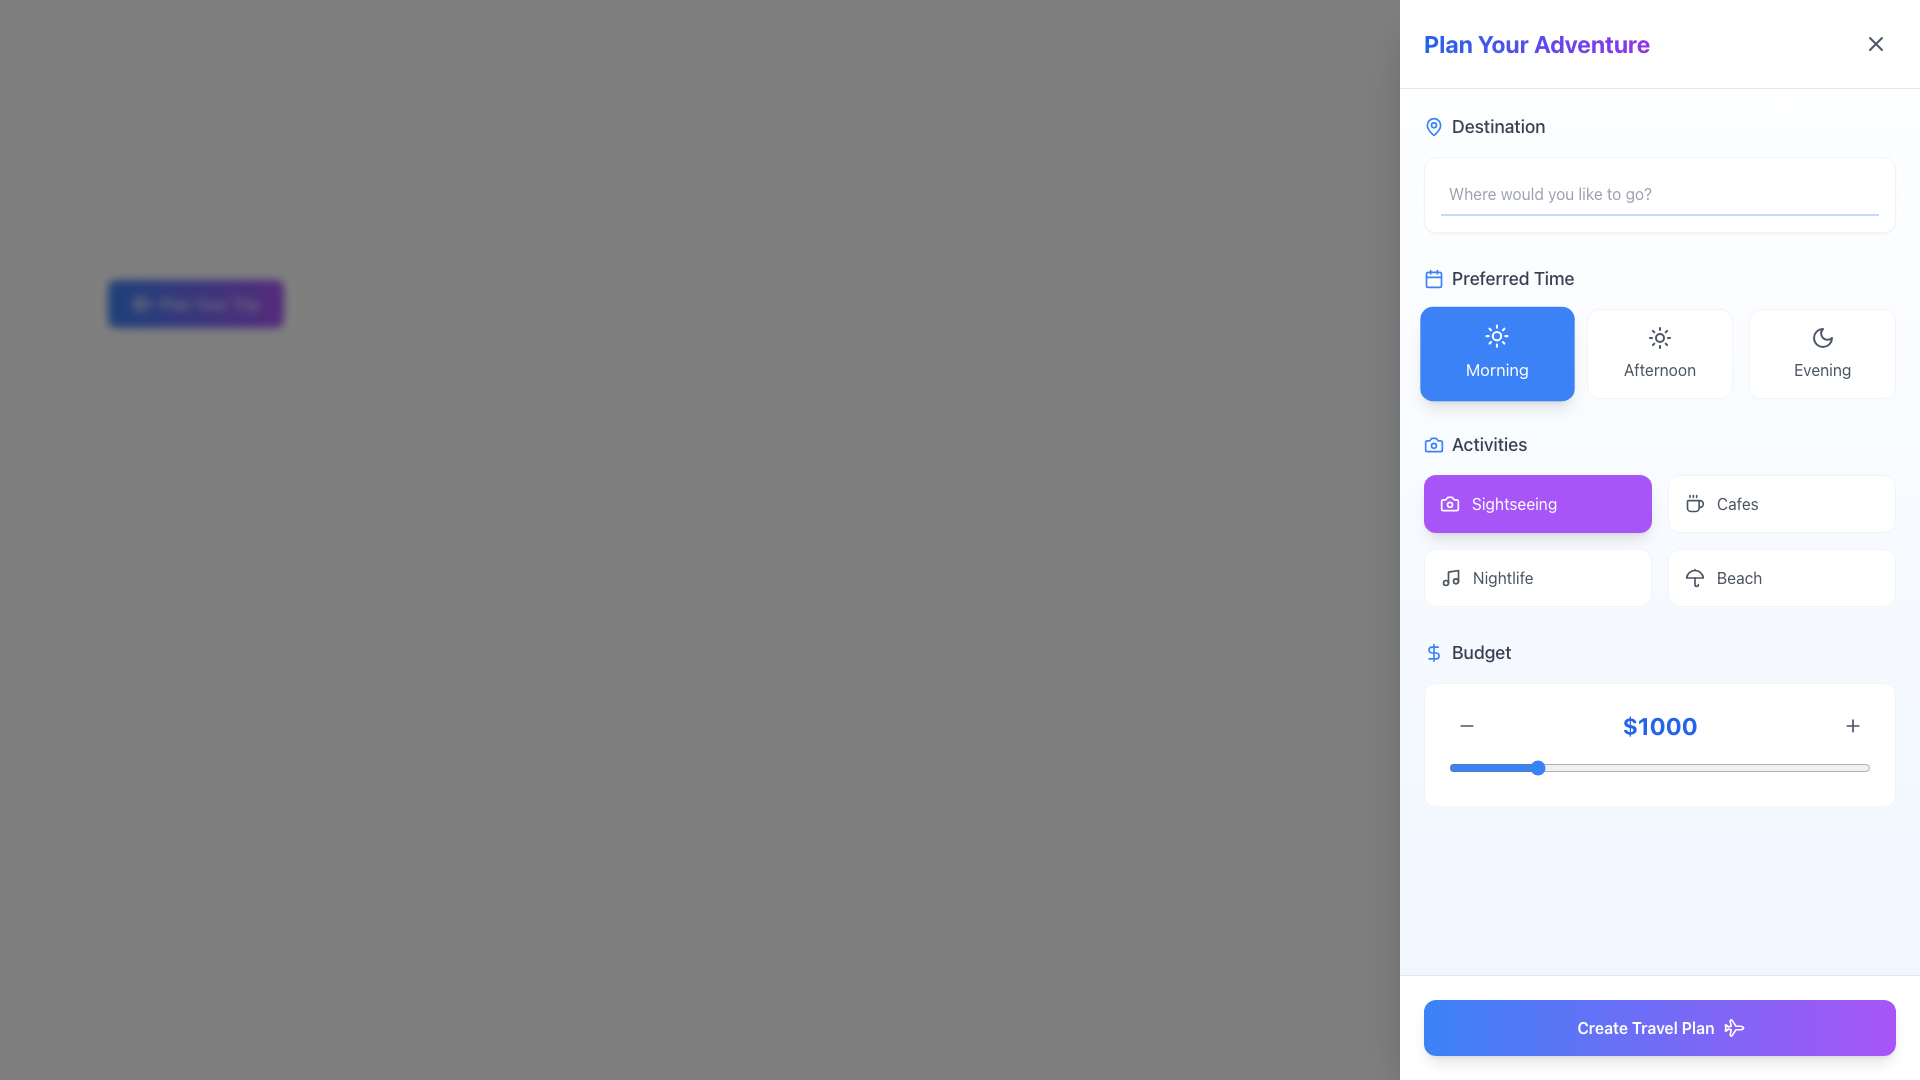 The width and height of the screenshot is (1920, 1080). I want to click on the travel plan creation button located at the bottom of the visible panel in the 'Plan Your Adventure' section, so click(1660, 1028).